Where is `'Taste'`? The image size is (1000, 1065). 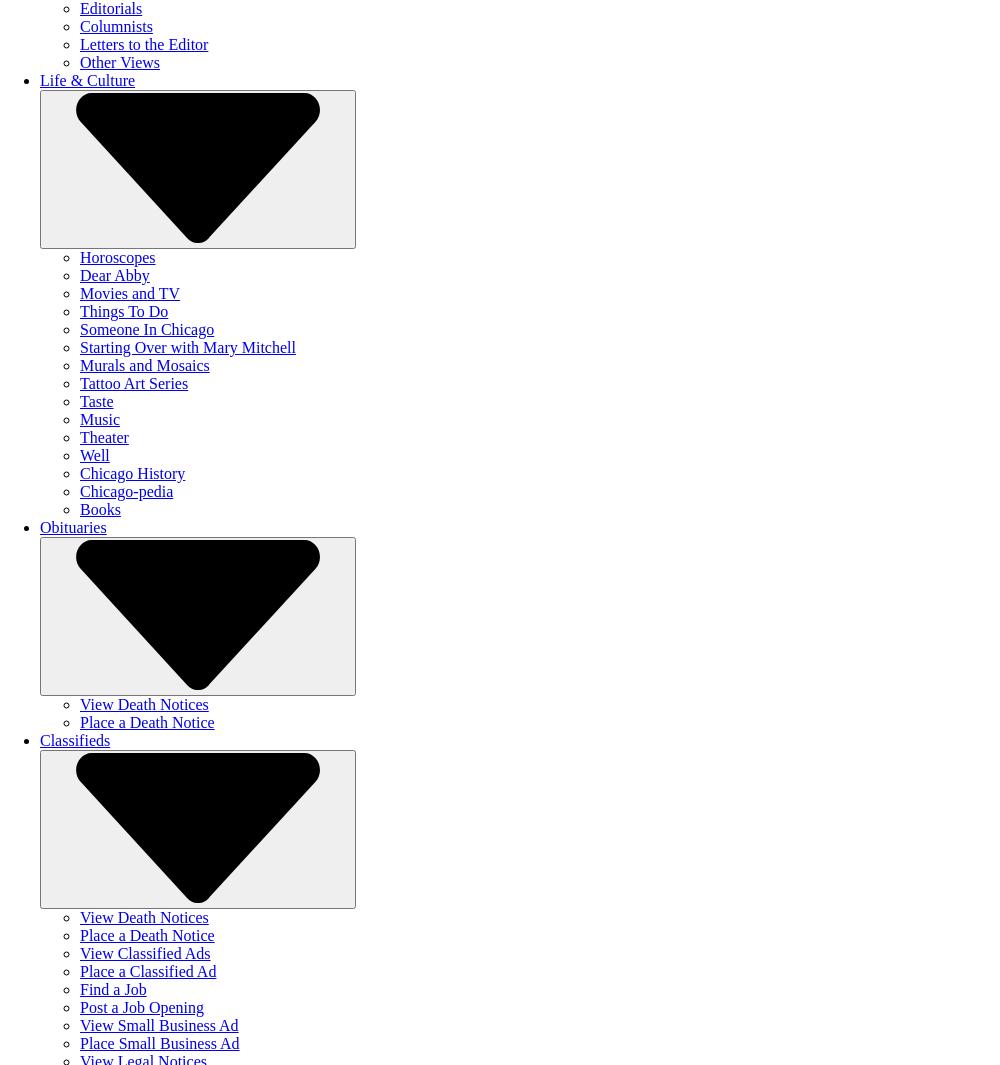
'Taste' is located at coordinates (95, 400).